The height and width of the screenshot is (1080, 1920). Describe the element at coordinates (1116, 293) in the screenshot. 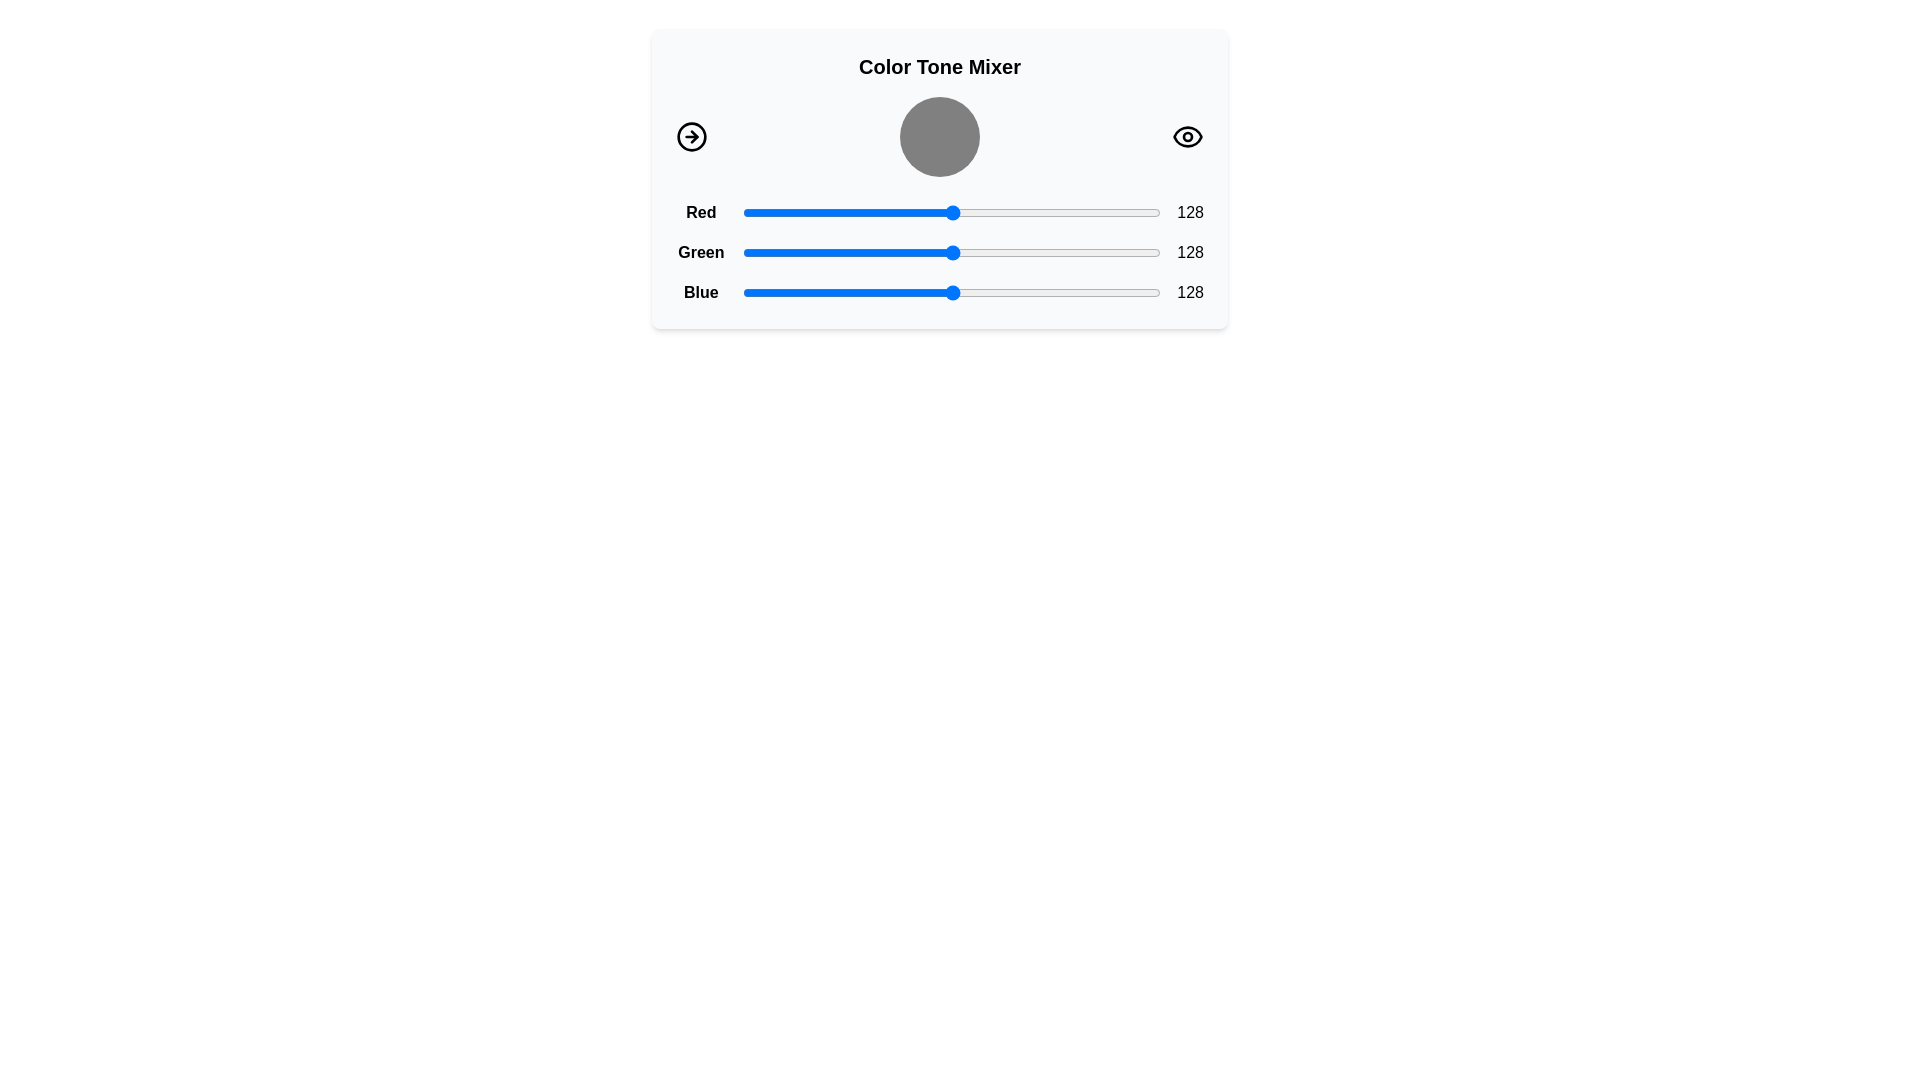

I see `the slider value` at that location.